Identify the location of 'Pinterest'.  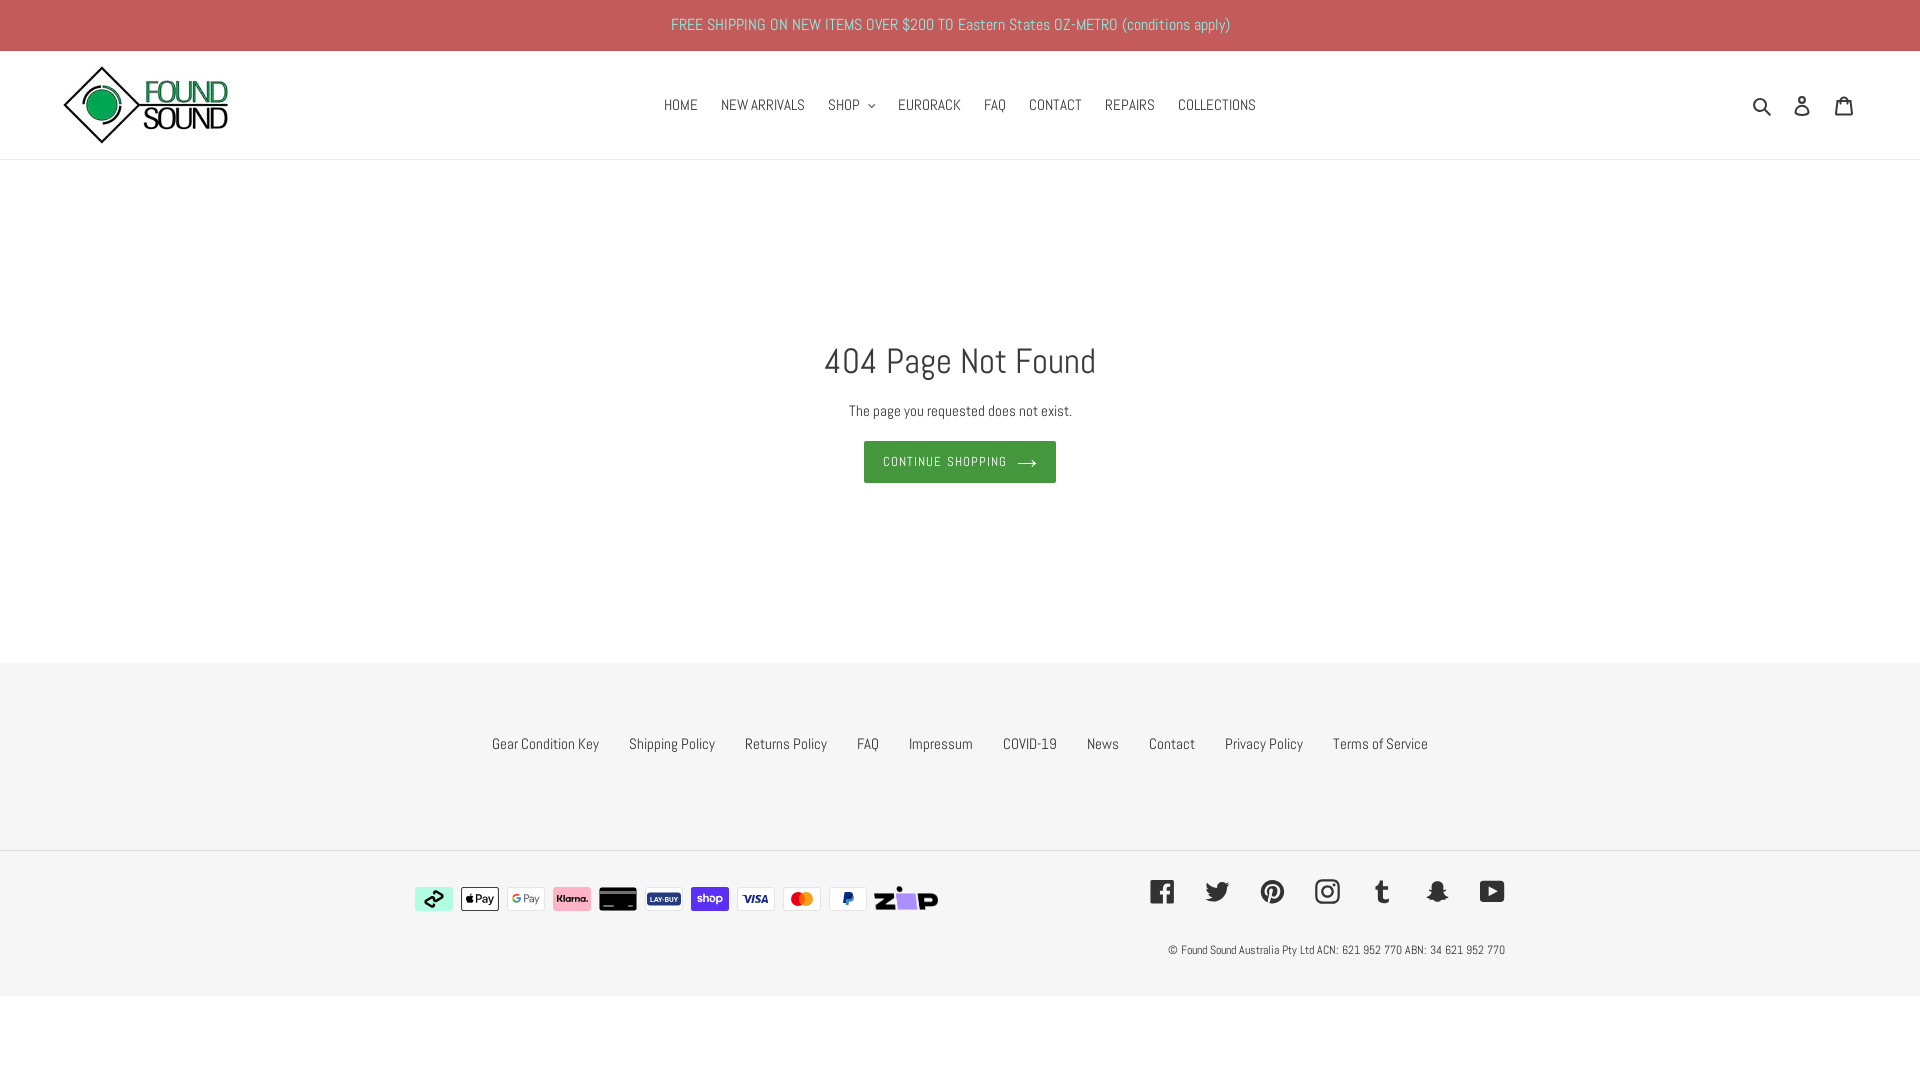
(1271, 890).